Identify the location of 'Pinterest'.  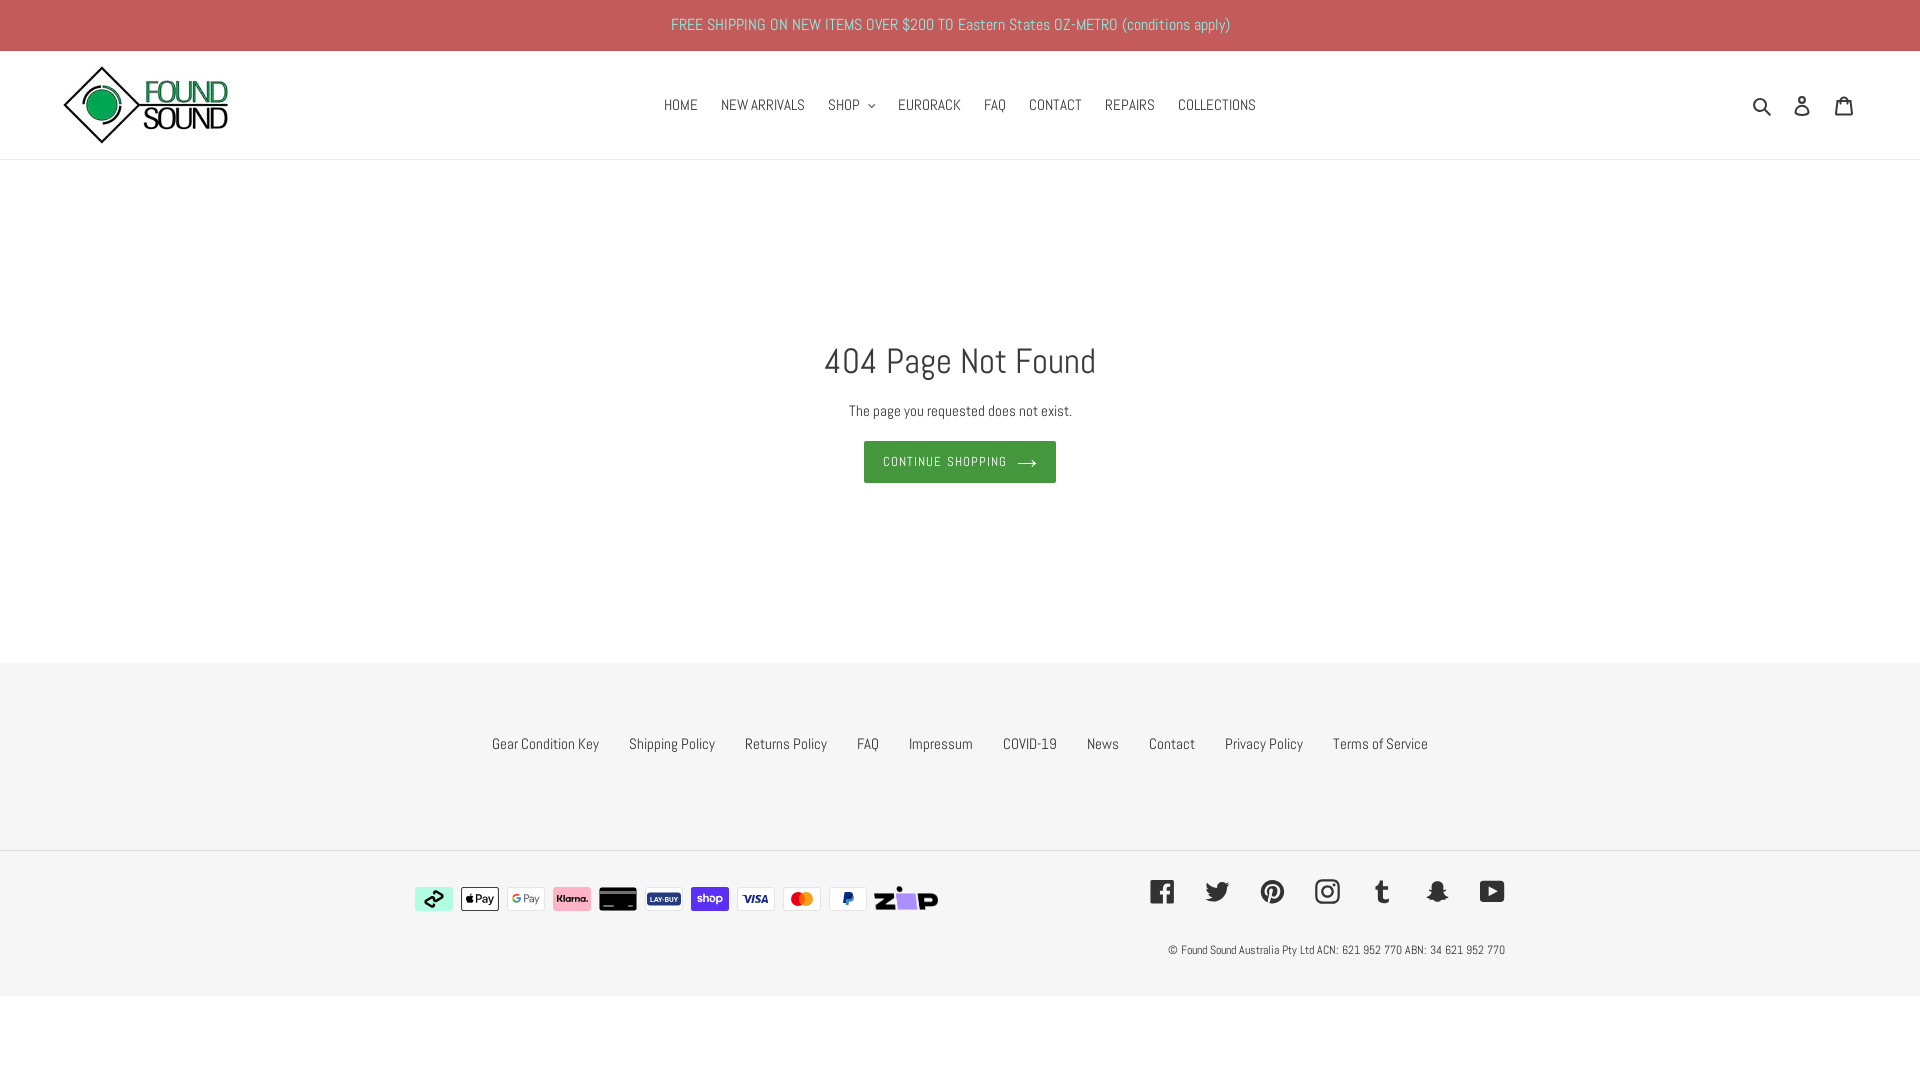
(1271, 890).